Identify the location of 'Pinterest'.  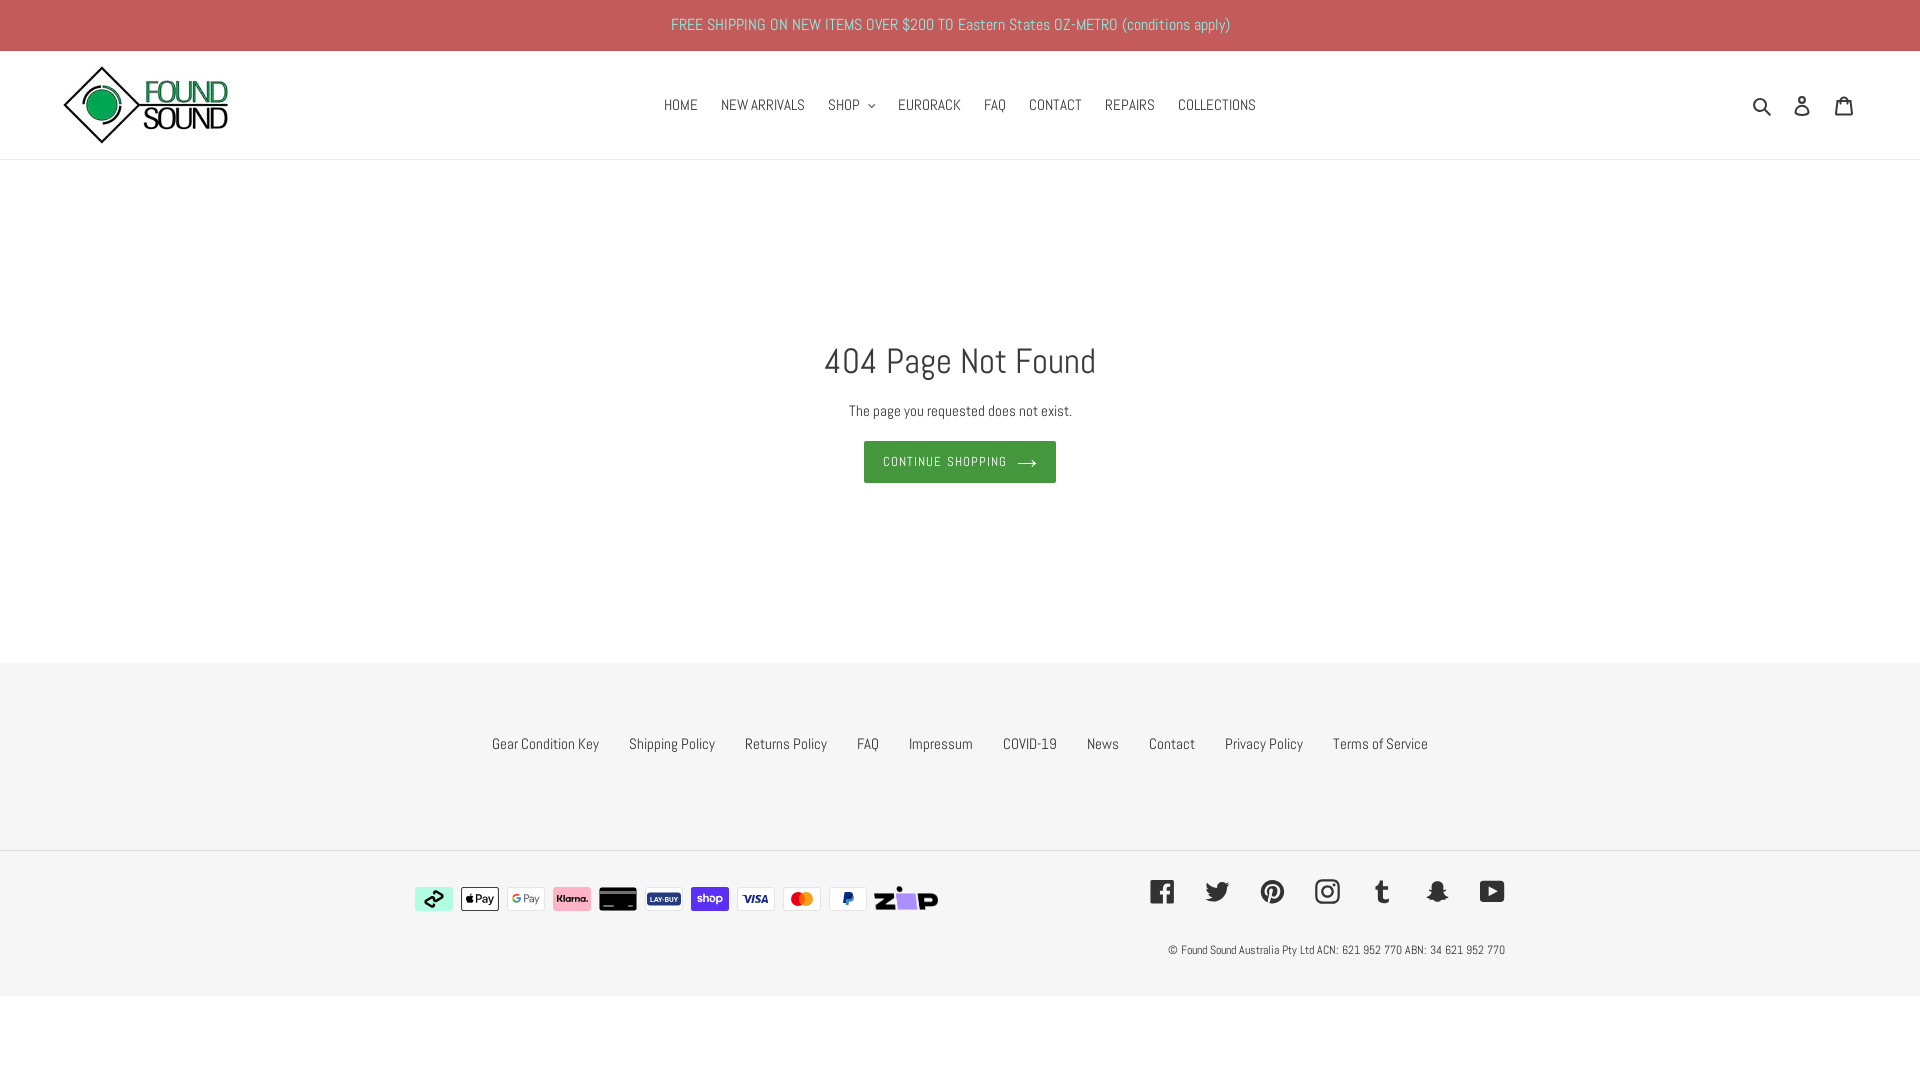
(1271, 890).